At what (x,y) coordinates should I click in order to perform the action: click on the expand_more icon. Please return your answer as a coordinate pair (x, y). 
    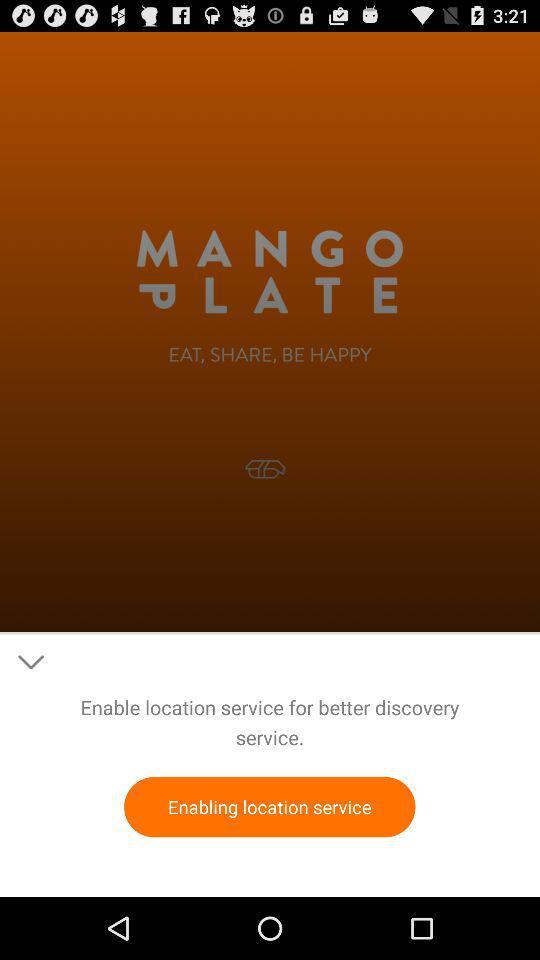
    Looking at the image, I should click on (30, 708).